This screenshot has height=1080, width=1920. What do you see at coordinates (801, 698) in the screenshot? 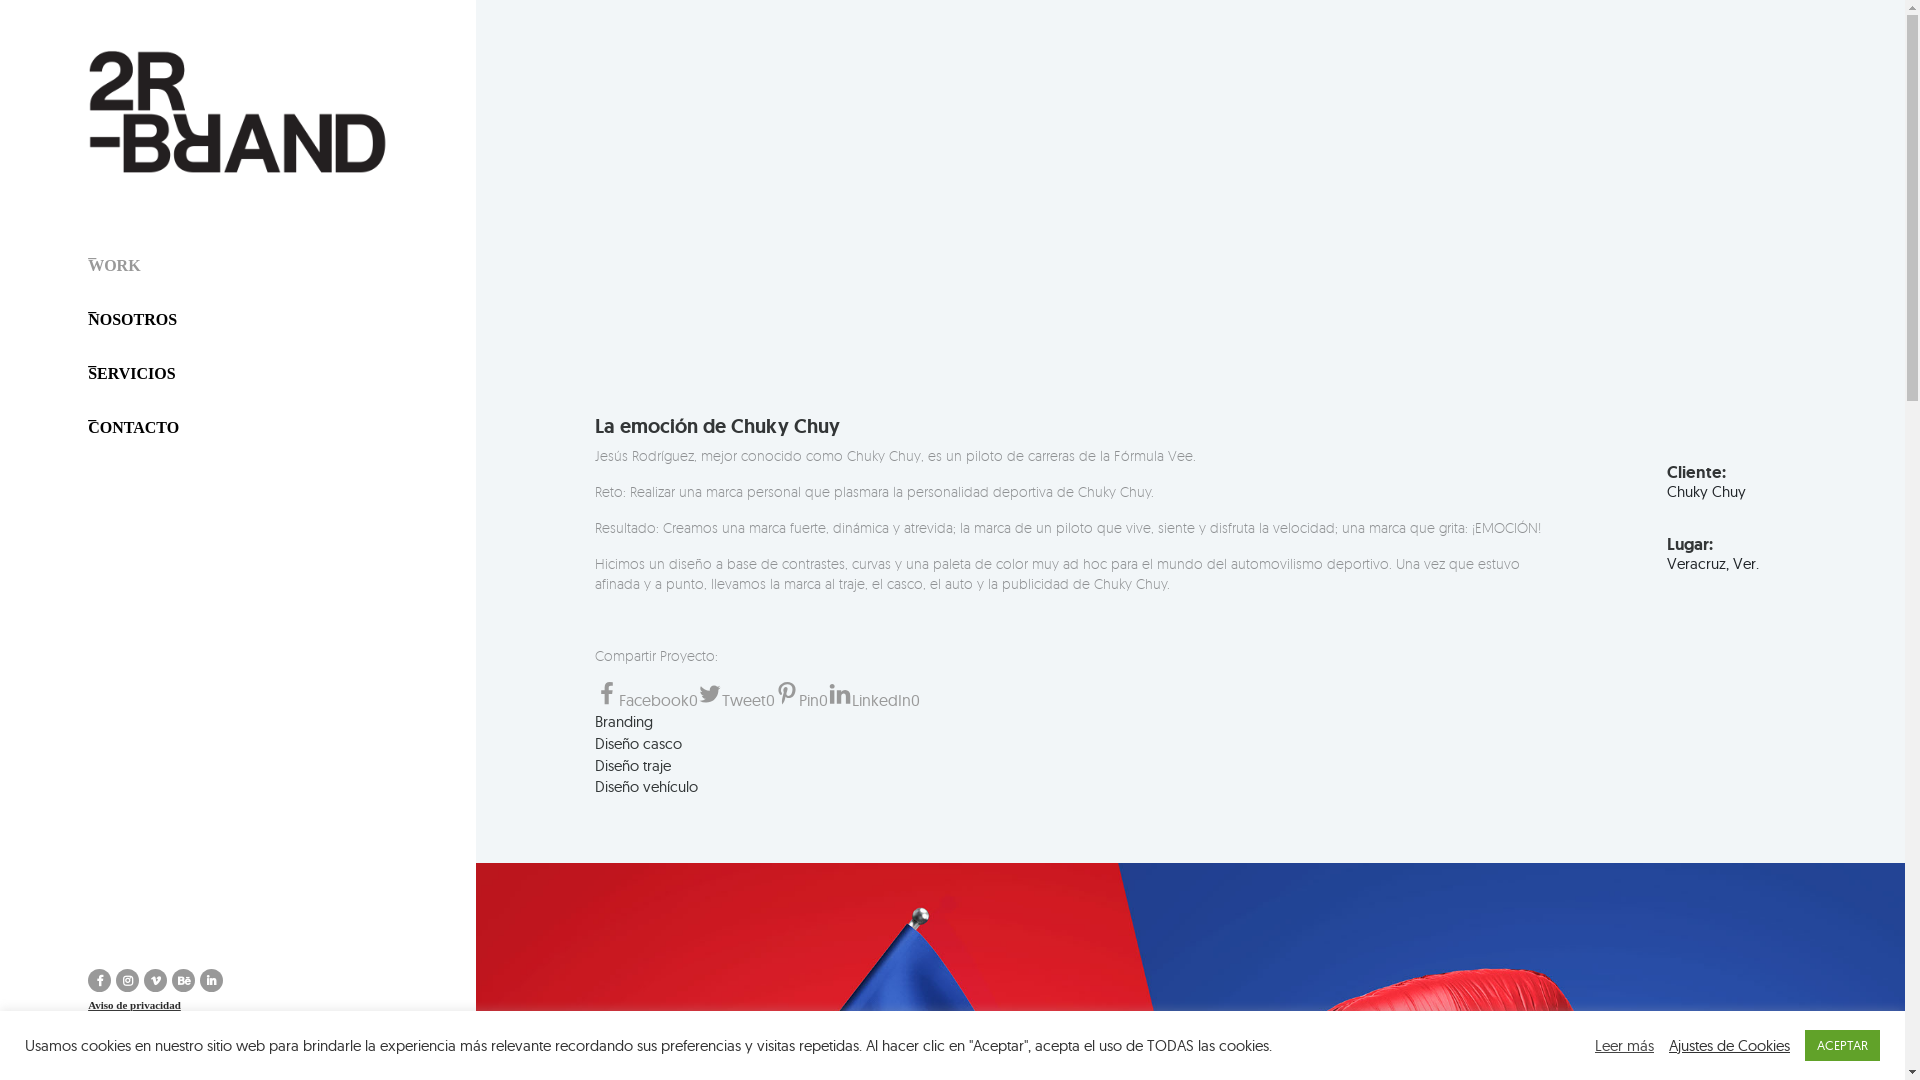
I see `'Pin0'` at bounding box center [801, 698].